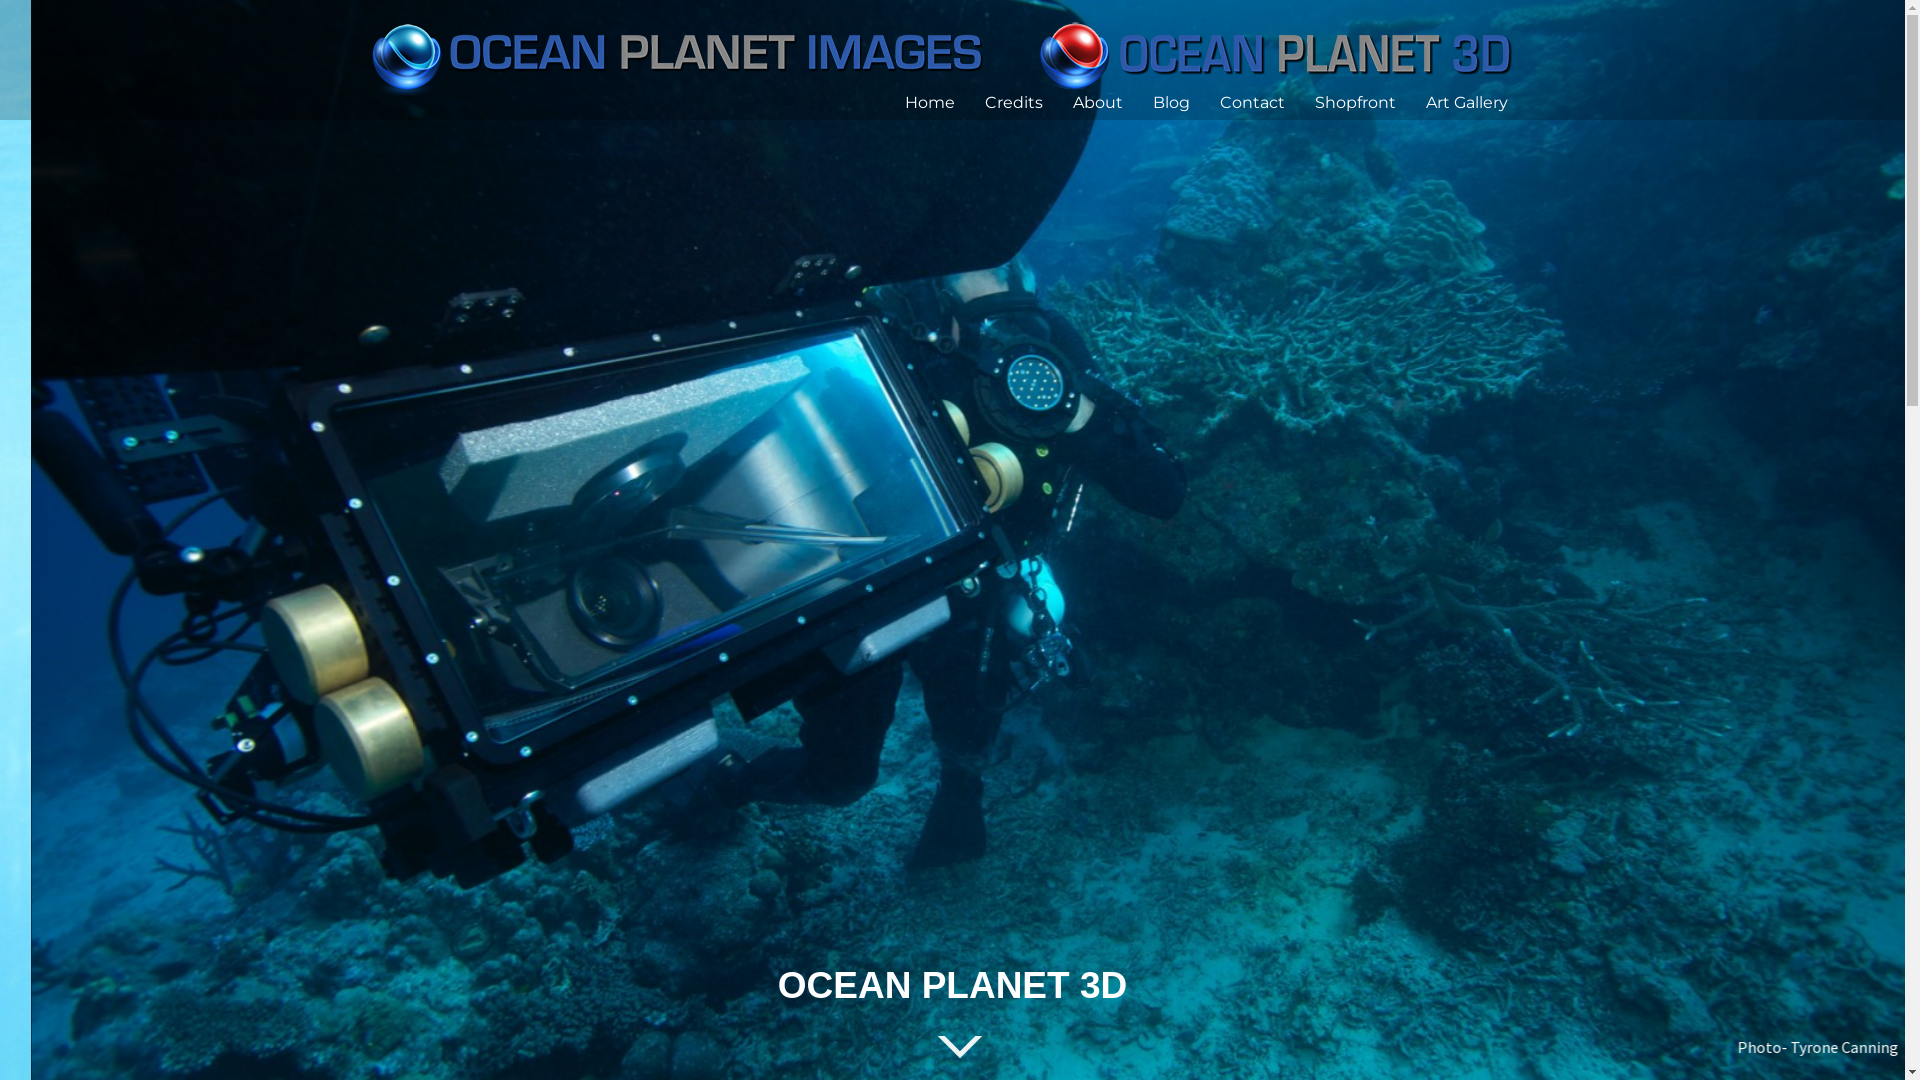 Image resolution: width=1920 pixels, height=1080 pixels. Describe the element at coordinates (1251, 101) in the screenshot. I see `'Contact'` at that location.